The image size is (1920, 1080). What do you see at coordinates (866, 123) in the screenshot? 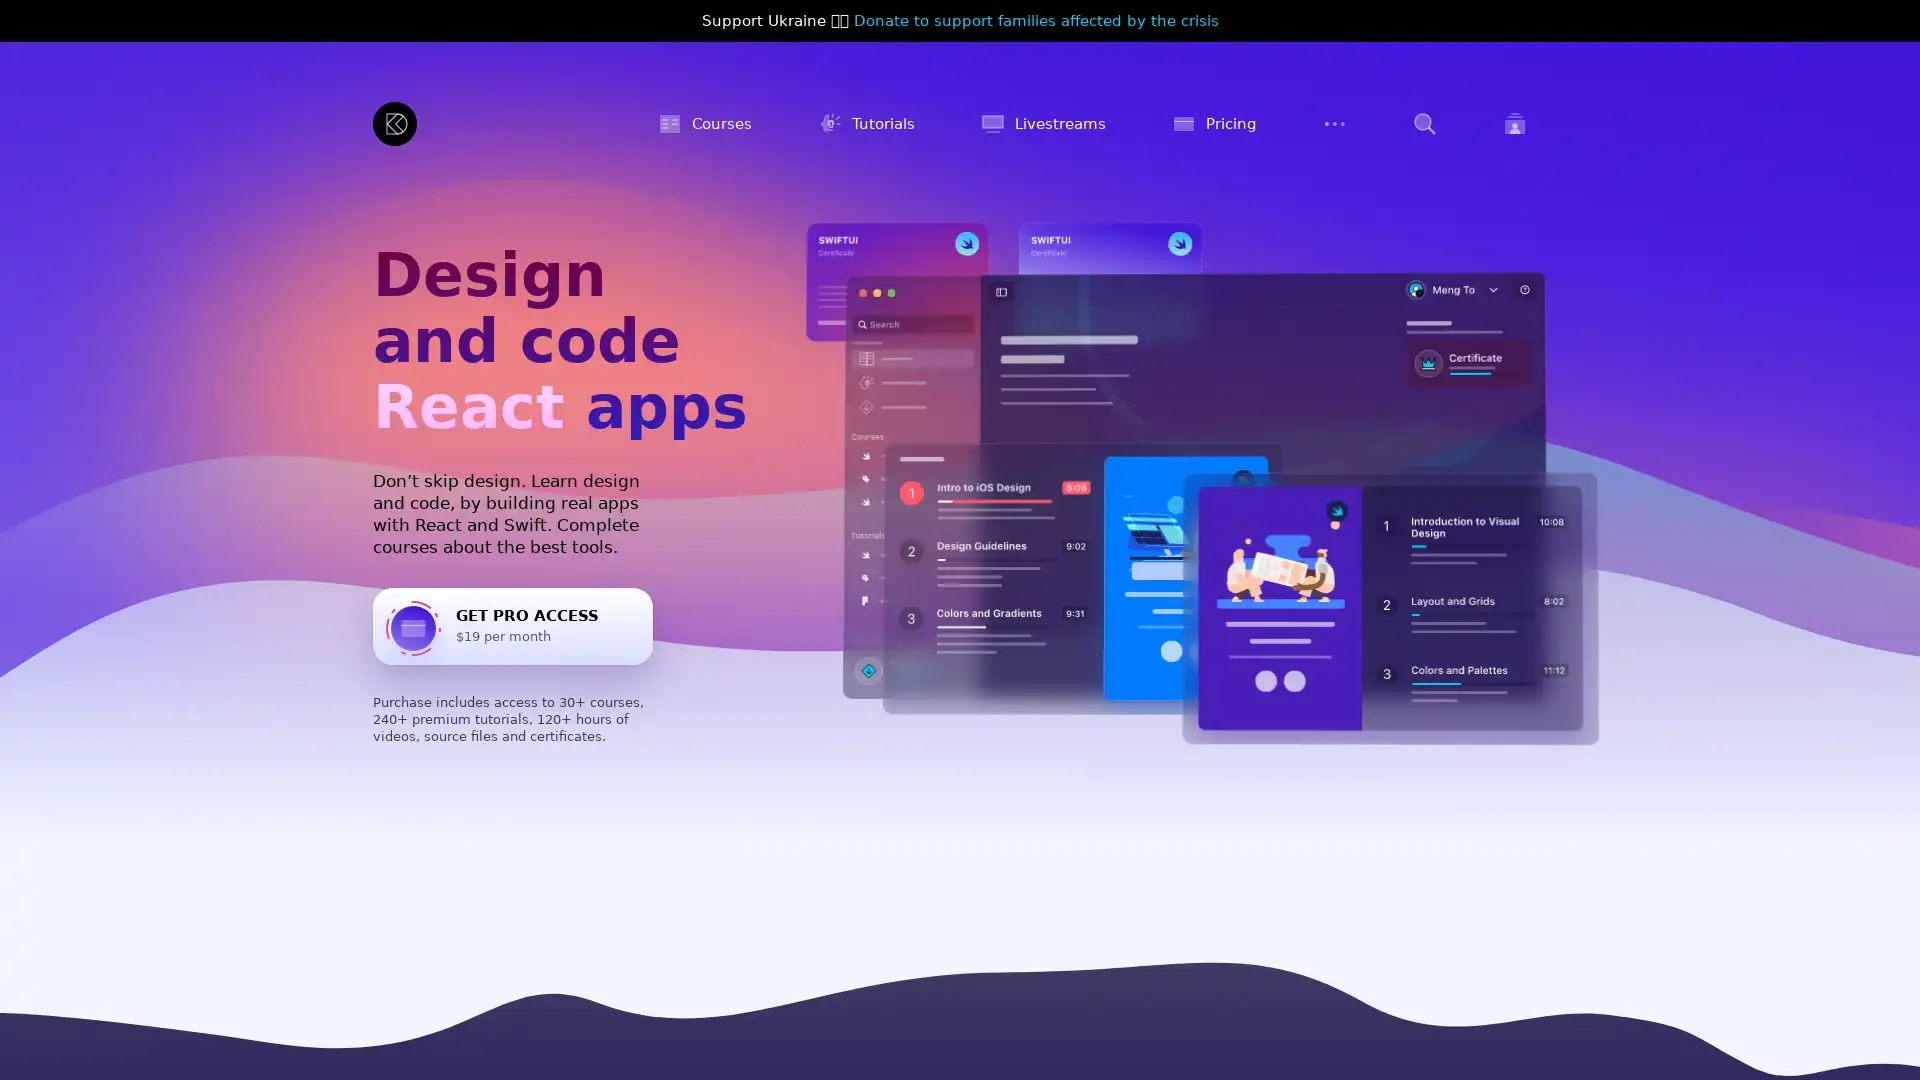
I see `Tutorials icon Tutorials` at bounding box center [866, 123].